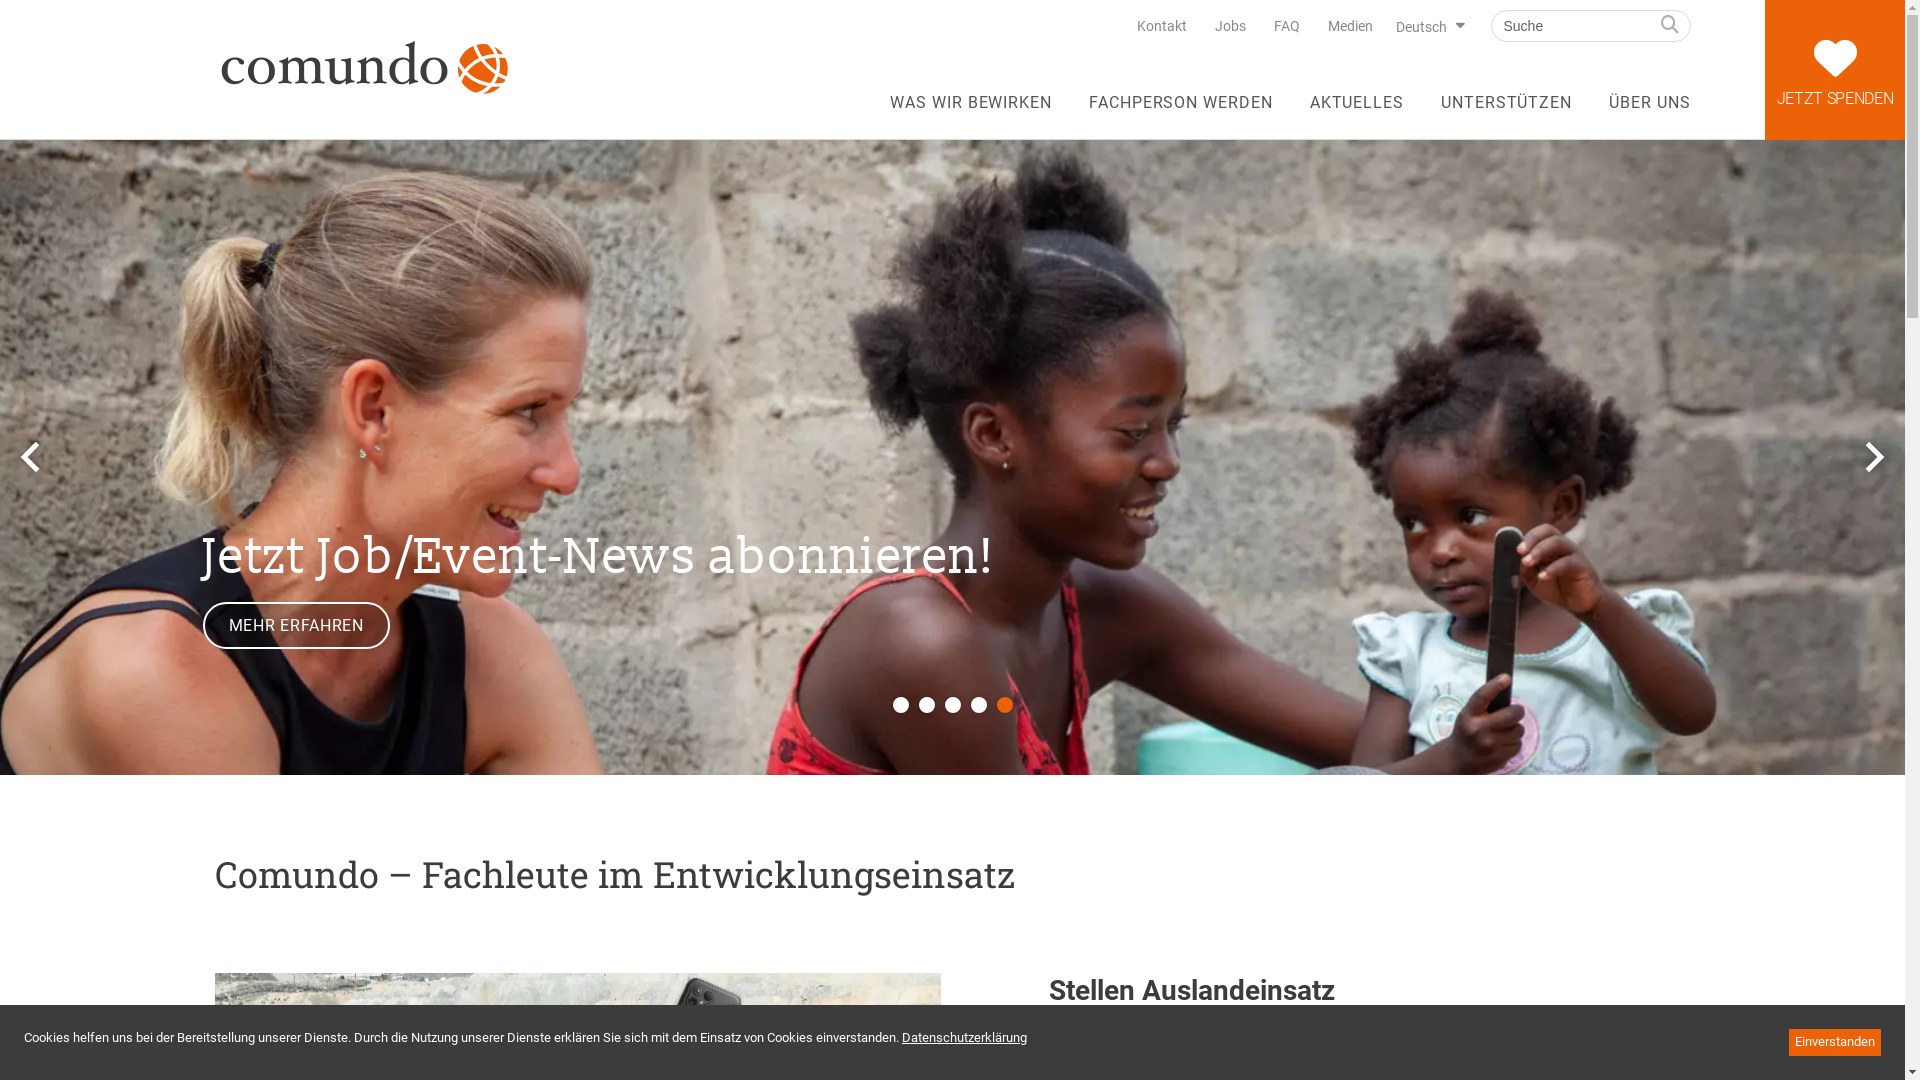 The height and width of the screenshot is (1080, 1920). Describe the element at coordinates (969, 704) in the screenshot. I see `'4'` at that location.